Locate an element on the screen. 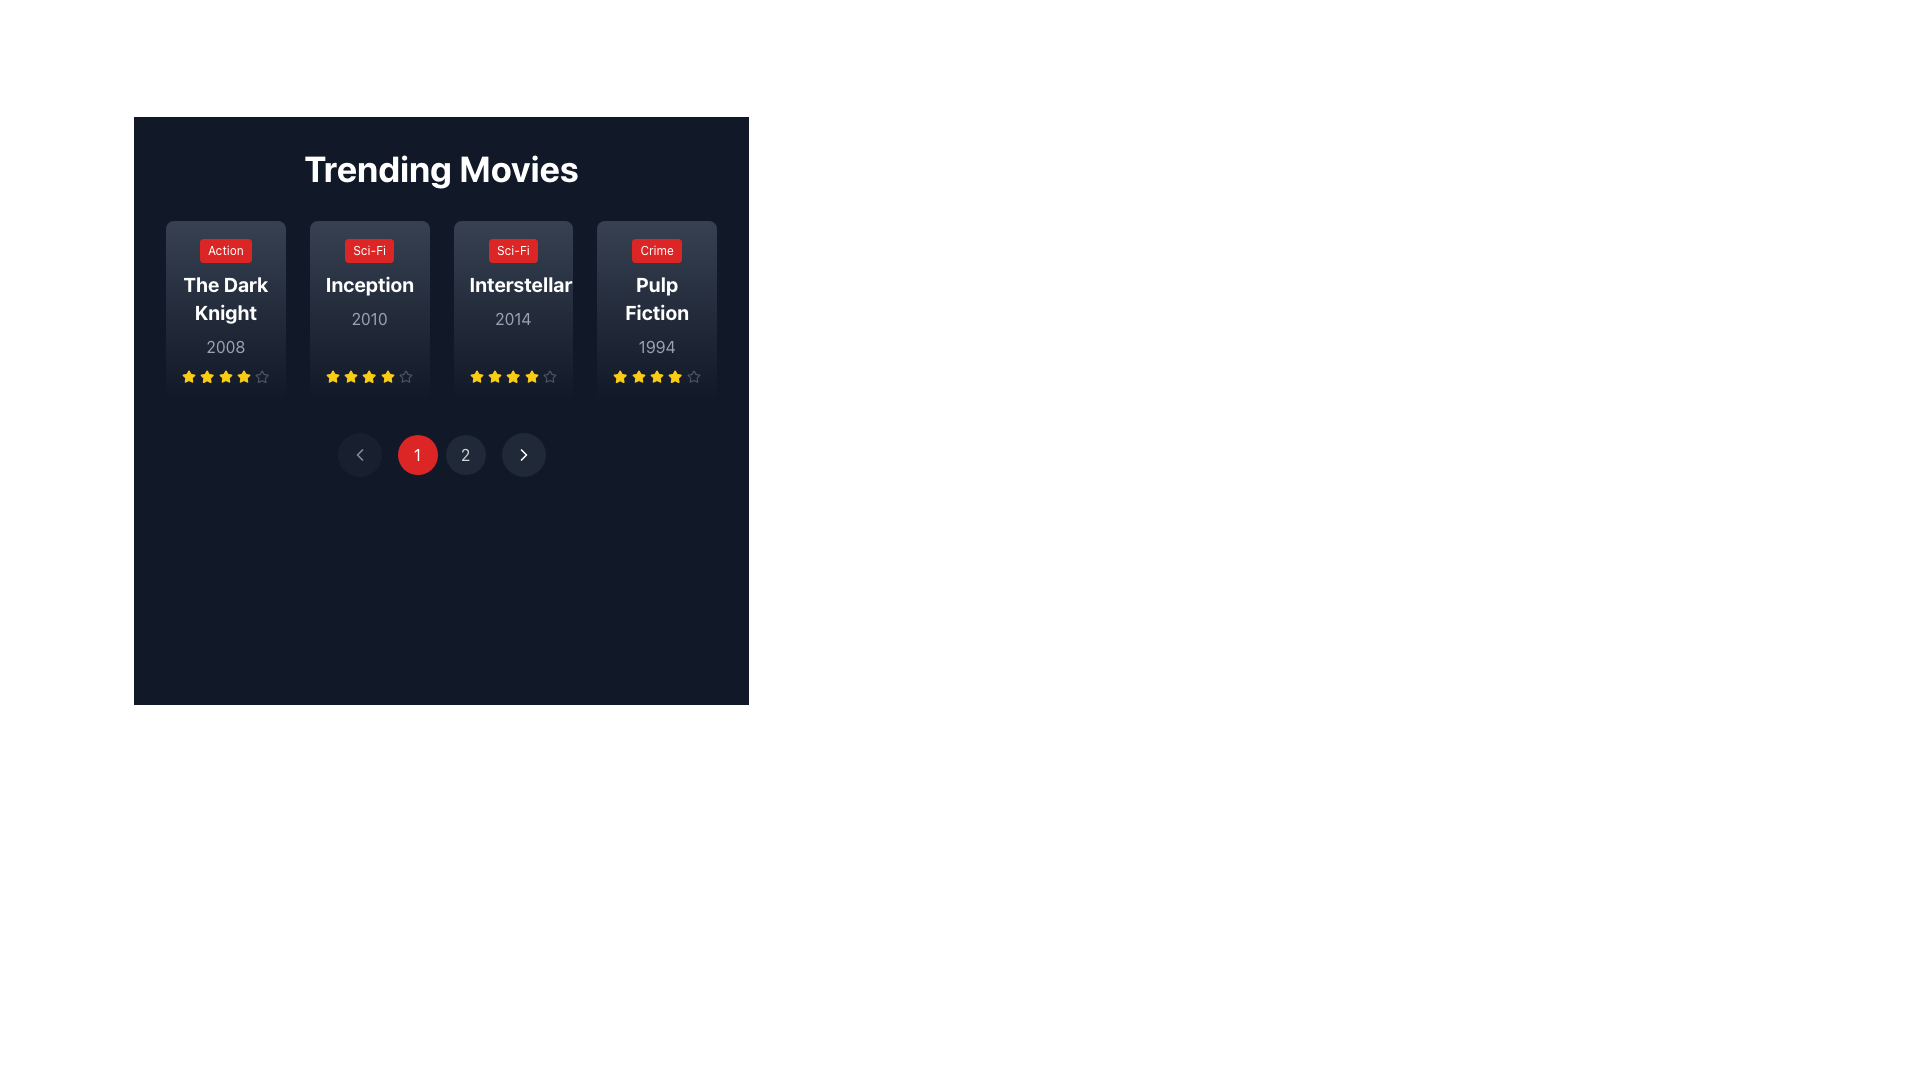  the fifth yellow star icon in the movie rating display for 'Inception.' is located at coordinates (388, 376).